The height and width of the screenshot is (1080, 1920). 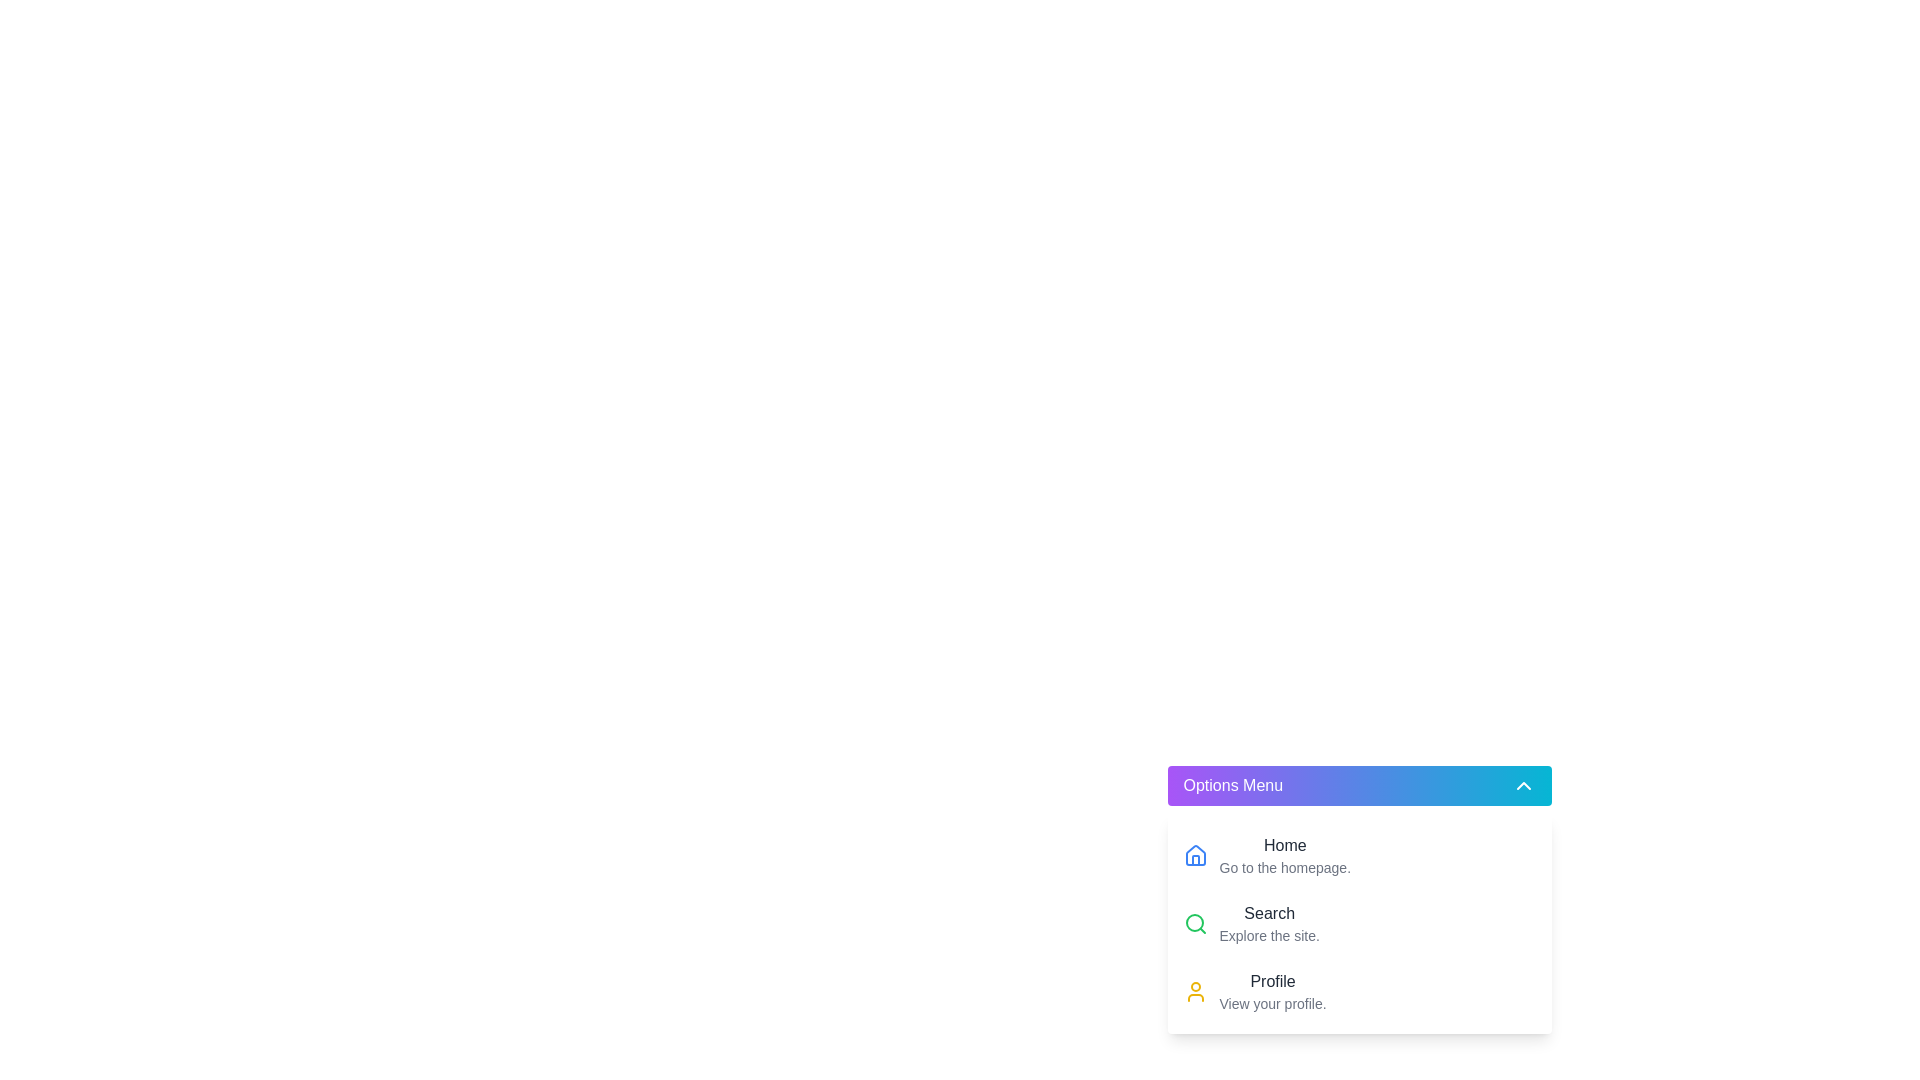 What do you see at coordinates (1272, 1003) in the screenshot?
I see `the text element that reads 'View your profile.' located below the 'Profile' label in the 'Options Menu' section` at bounding box center [1272, 1003].